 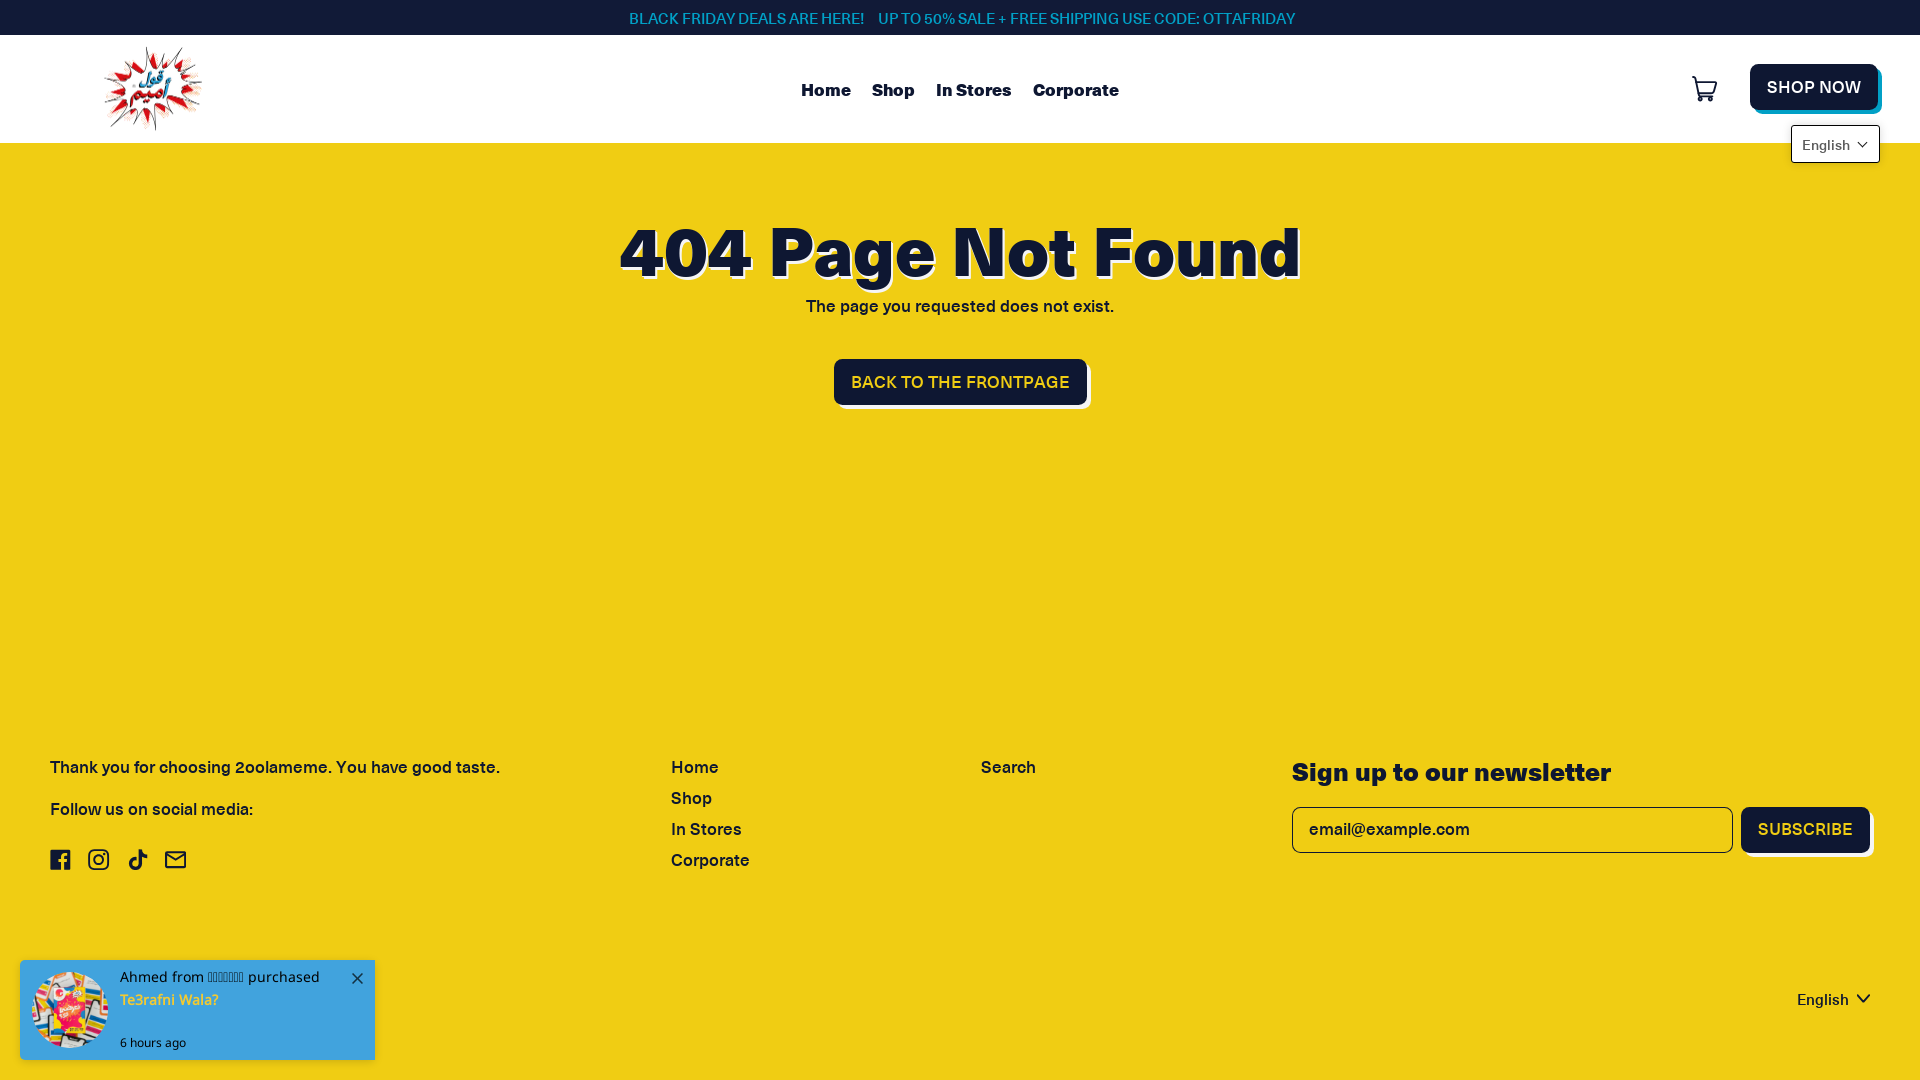 I want to click on 'Facebook', so click(x=49, y=863).